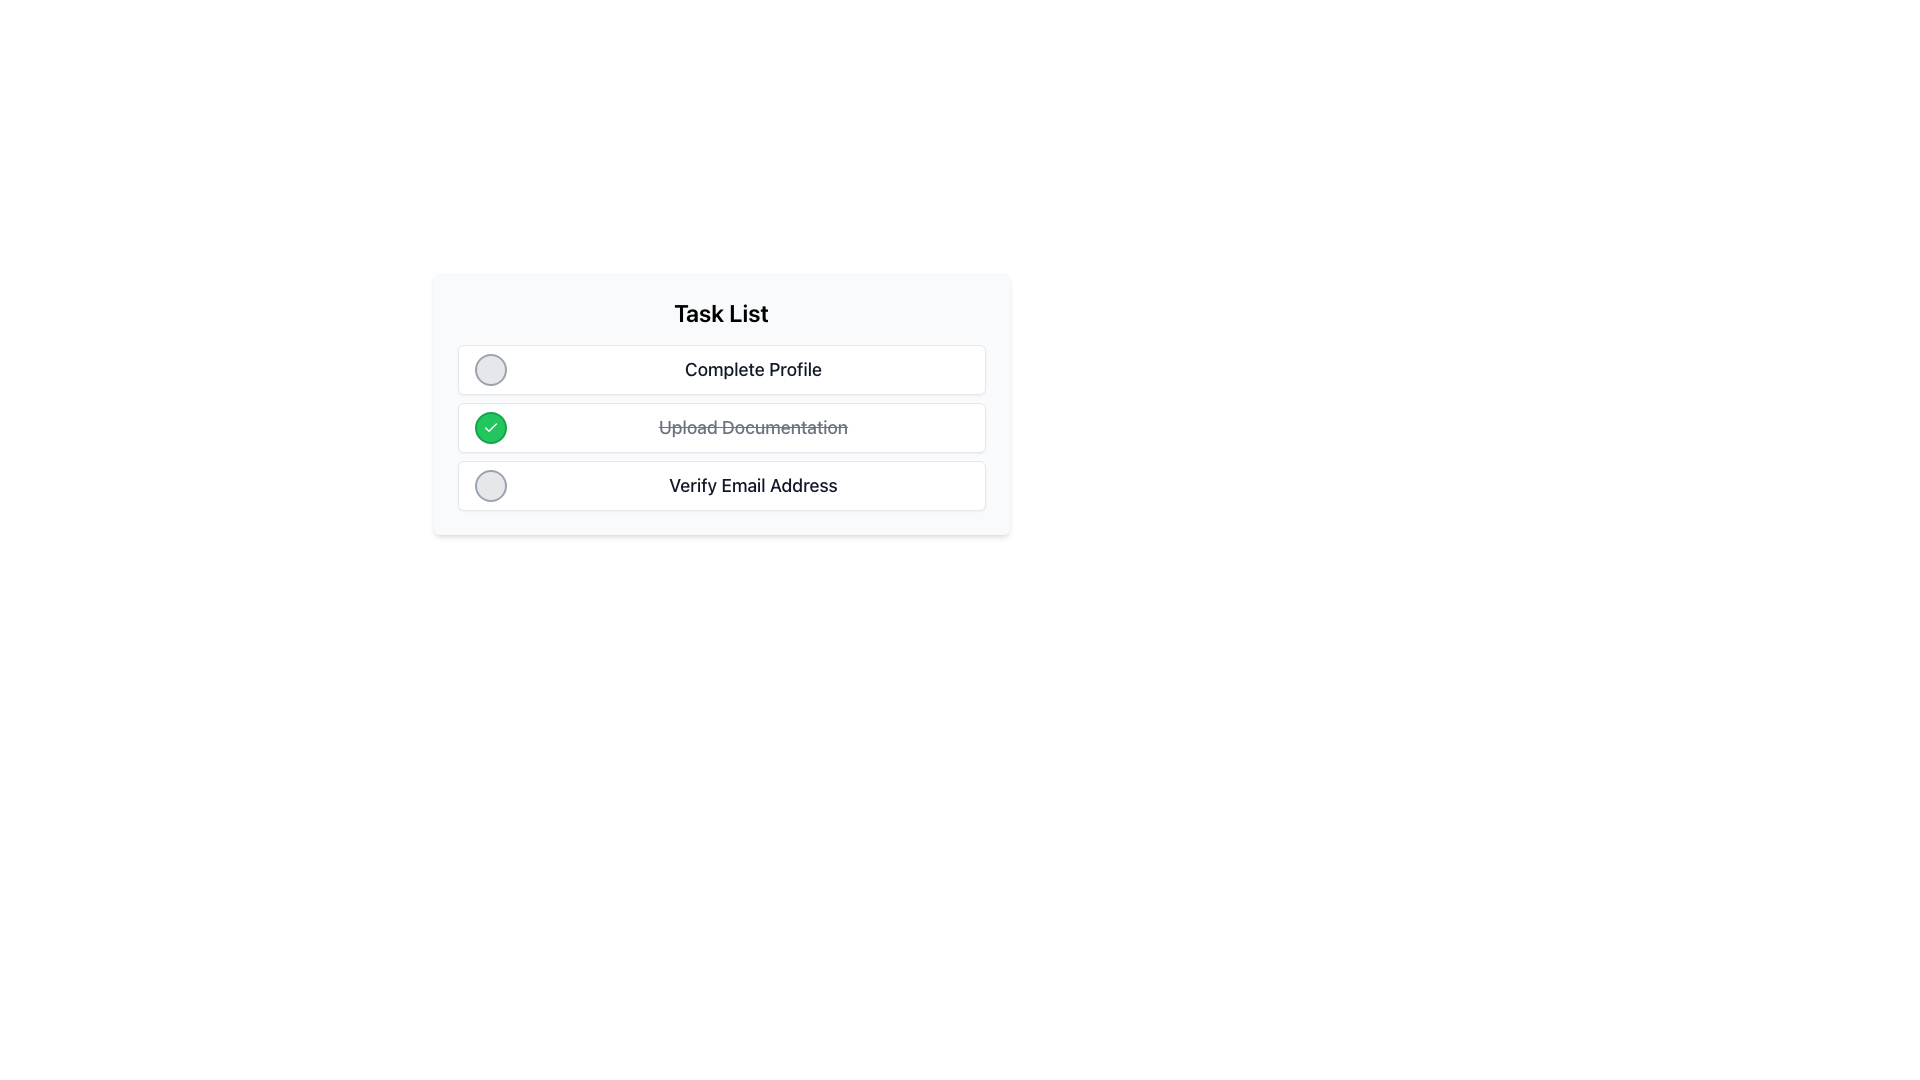 The height and width of the screenshot is (1080, 1920). I want to click on the state of the completion icon for the task labeled 'Upload Documentation', which is the second item in the task list interface, so click(490, 427).